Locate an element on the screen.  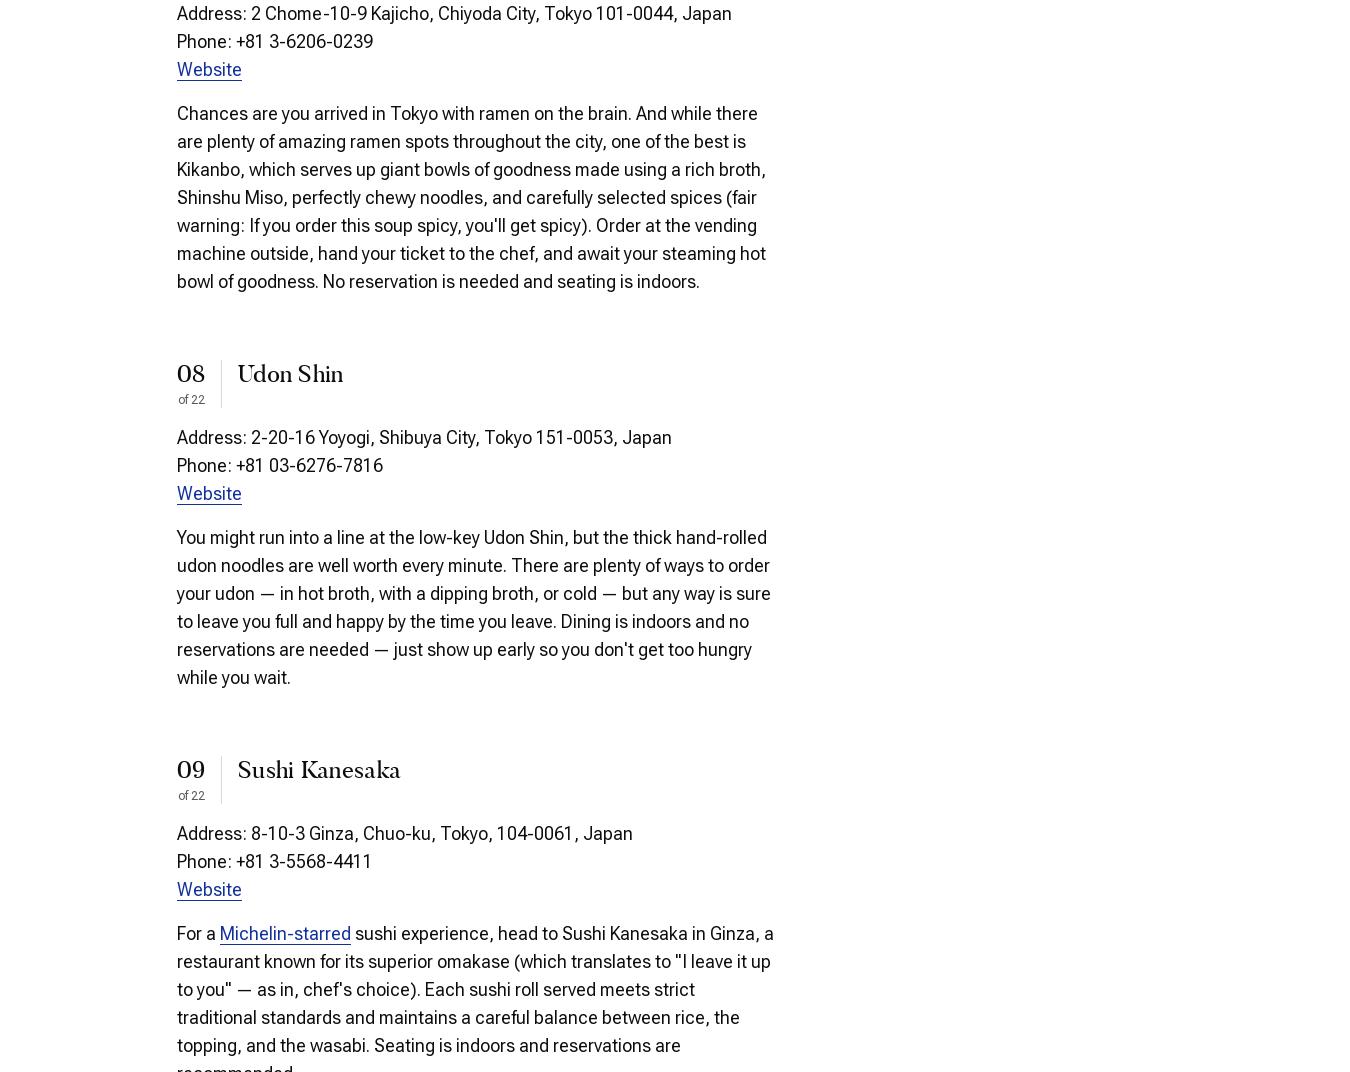
'Phone: +81 3-5568-4411' is located at coordinates (273, 859).